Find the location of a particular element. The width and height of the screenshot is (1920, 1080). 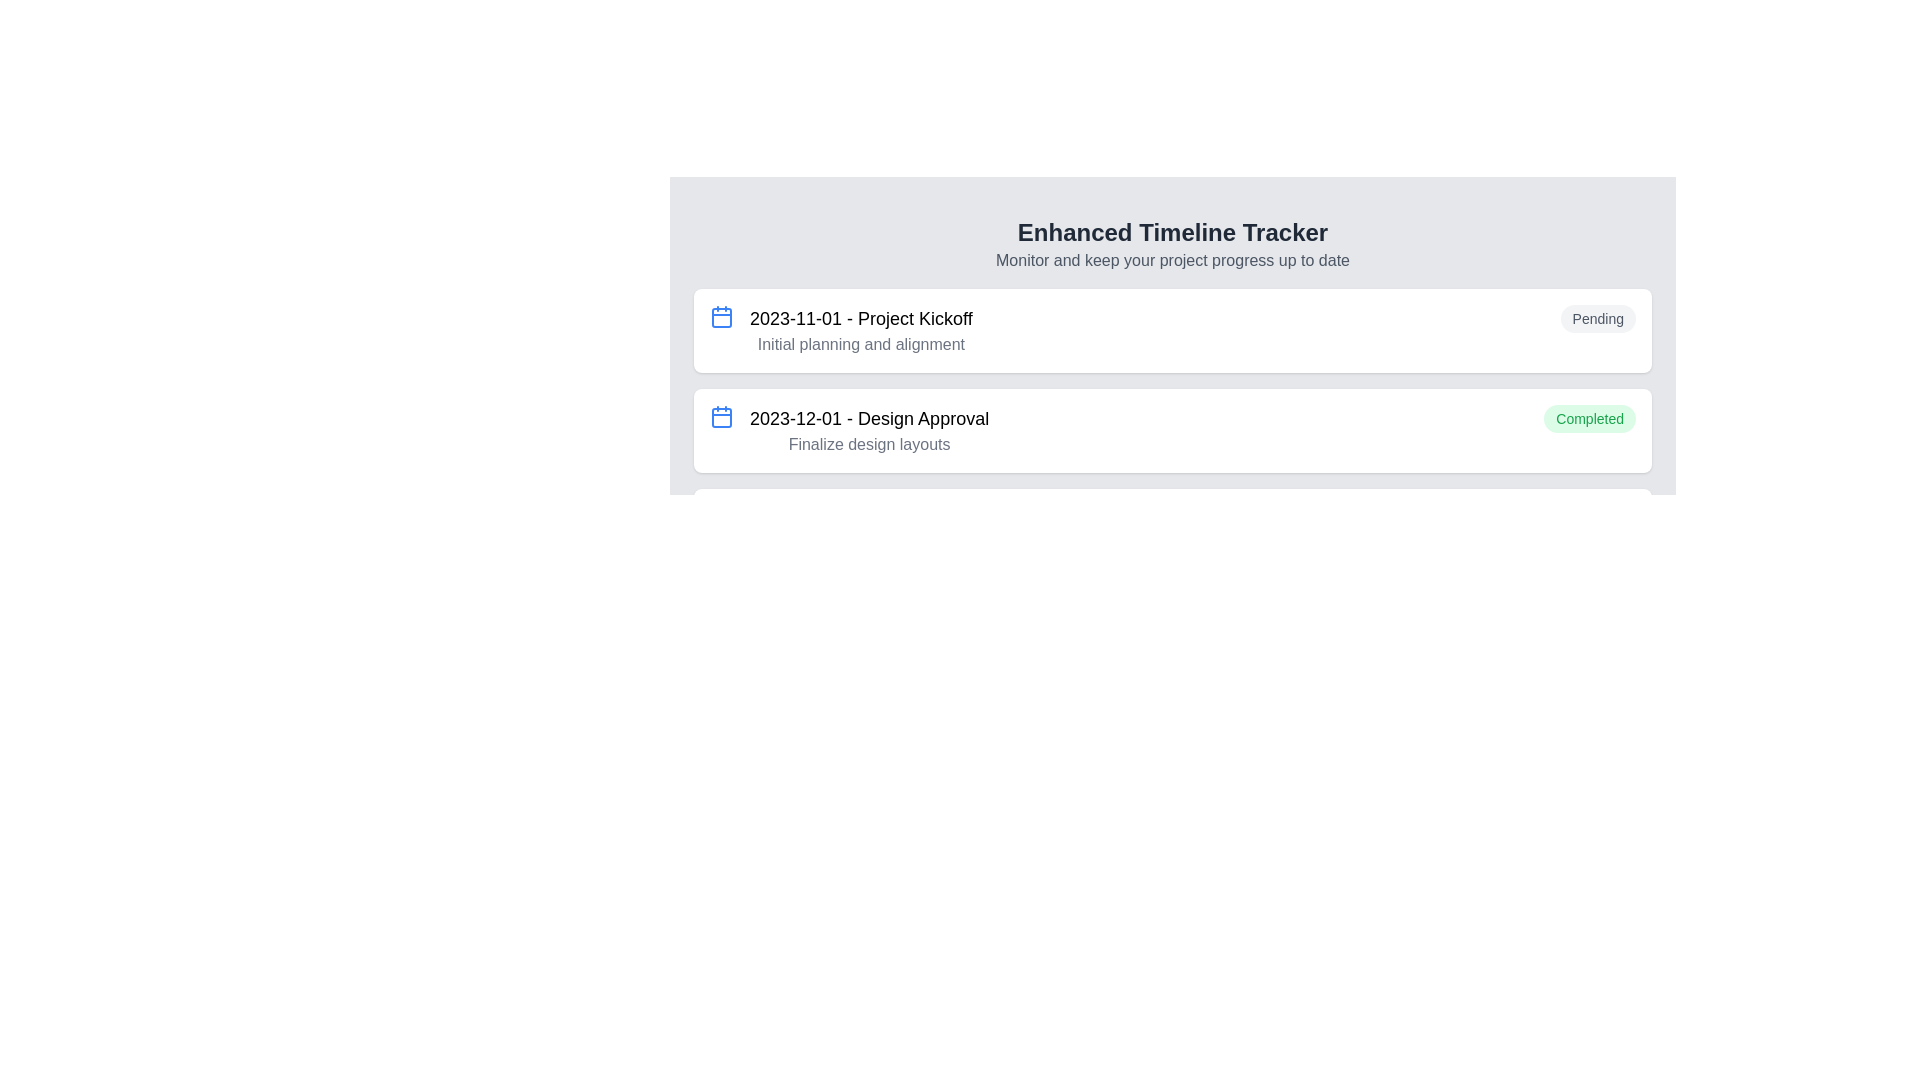

the badge located on the far right side of the first row in the list is located at coordinates (1597, 318).